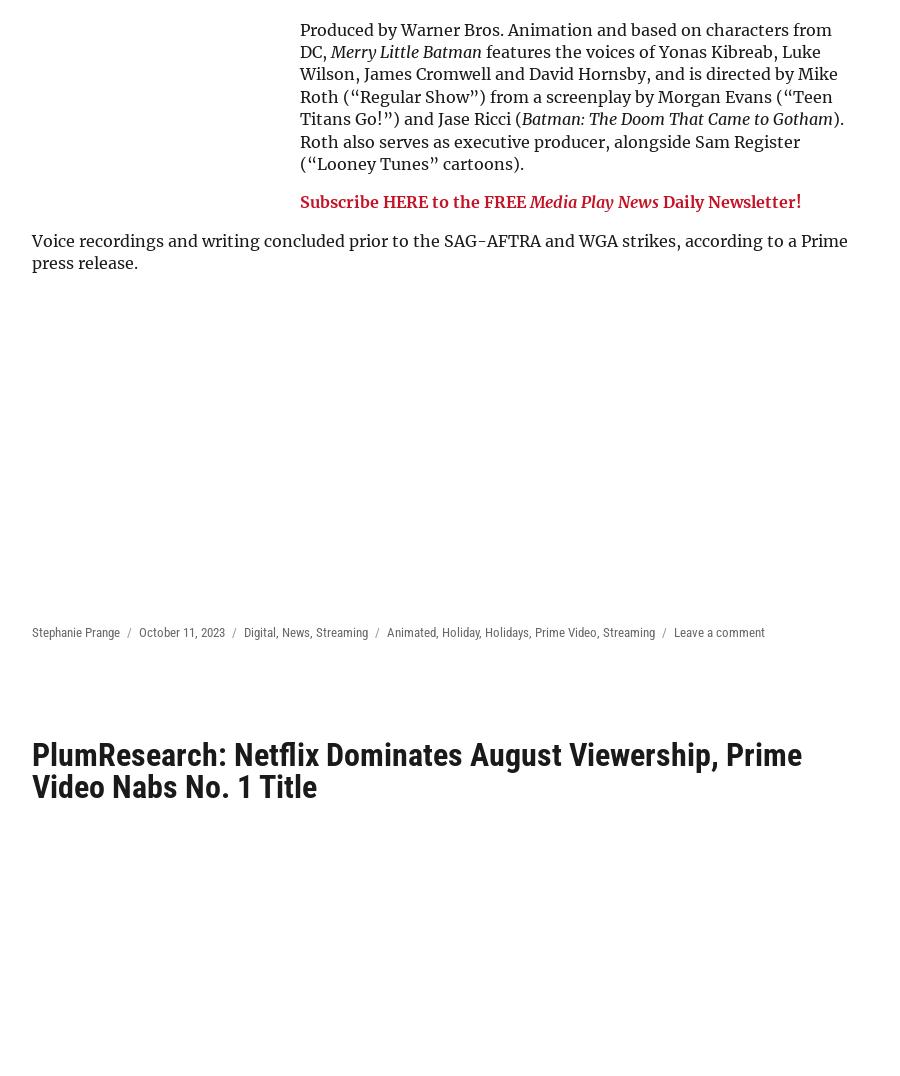 The height and width of the screenshot is (1076, 900). I want to click on 'Batman: The Doom That Came to Gotham', so click(676, 118).